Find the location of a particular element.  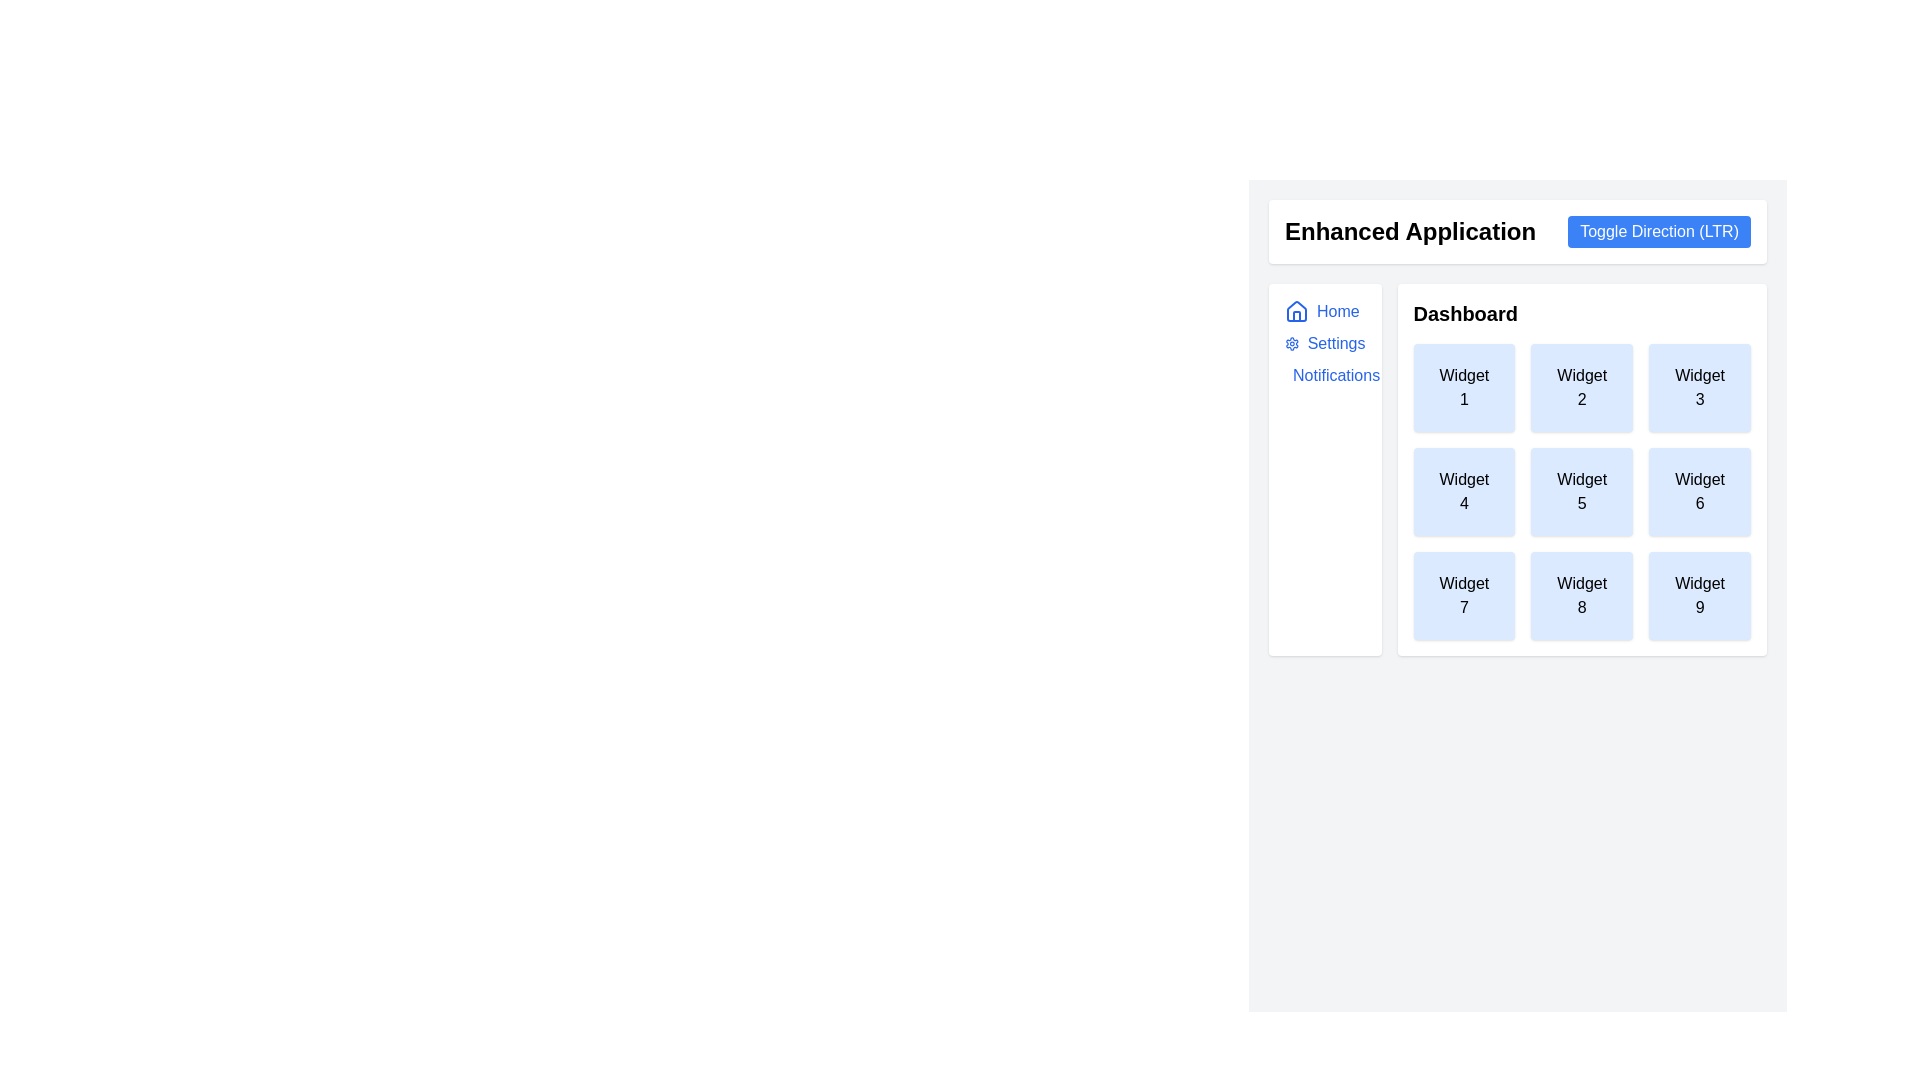

the rectangular widget labeled 'Widget 1' with a light blue background and rounded corners, located at the top-left corner of the grid in the 'Dashboard' is located at coordinates (1464, 388).